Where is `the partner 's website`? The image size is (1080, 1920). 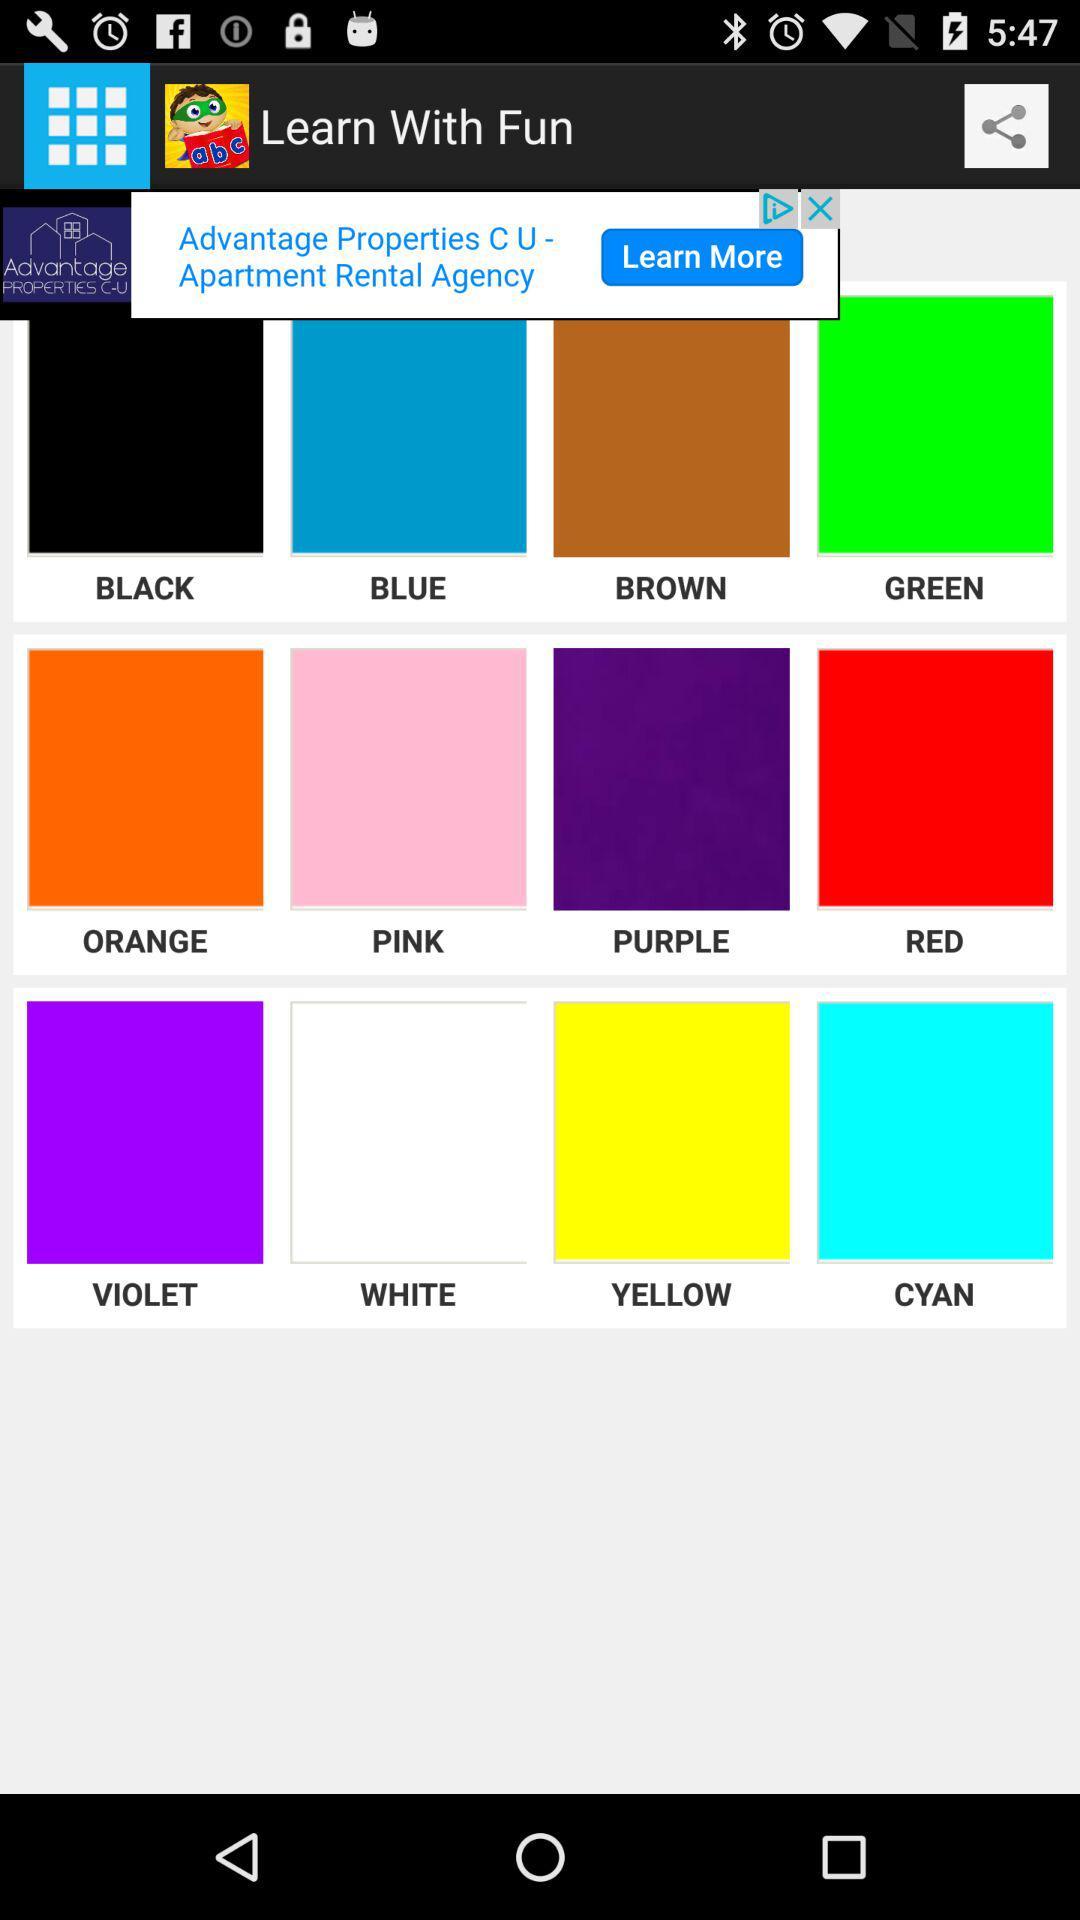 the partner 's website is located at coordinates (419, 253).